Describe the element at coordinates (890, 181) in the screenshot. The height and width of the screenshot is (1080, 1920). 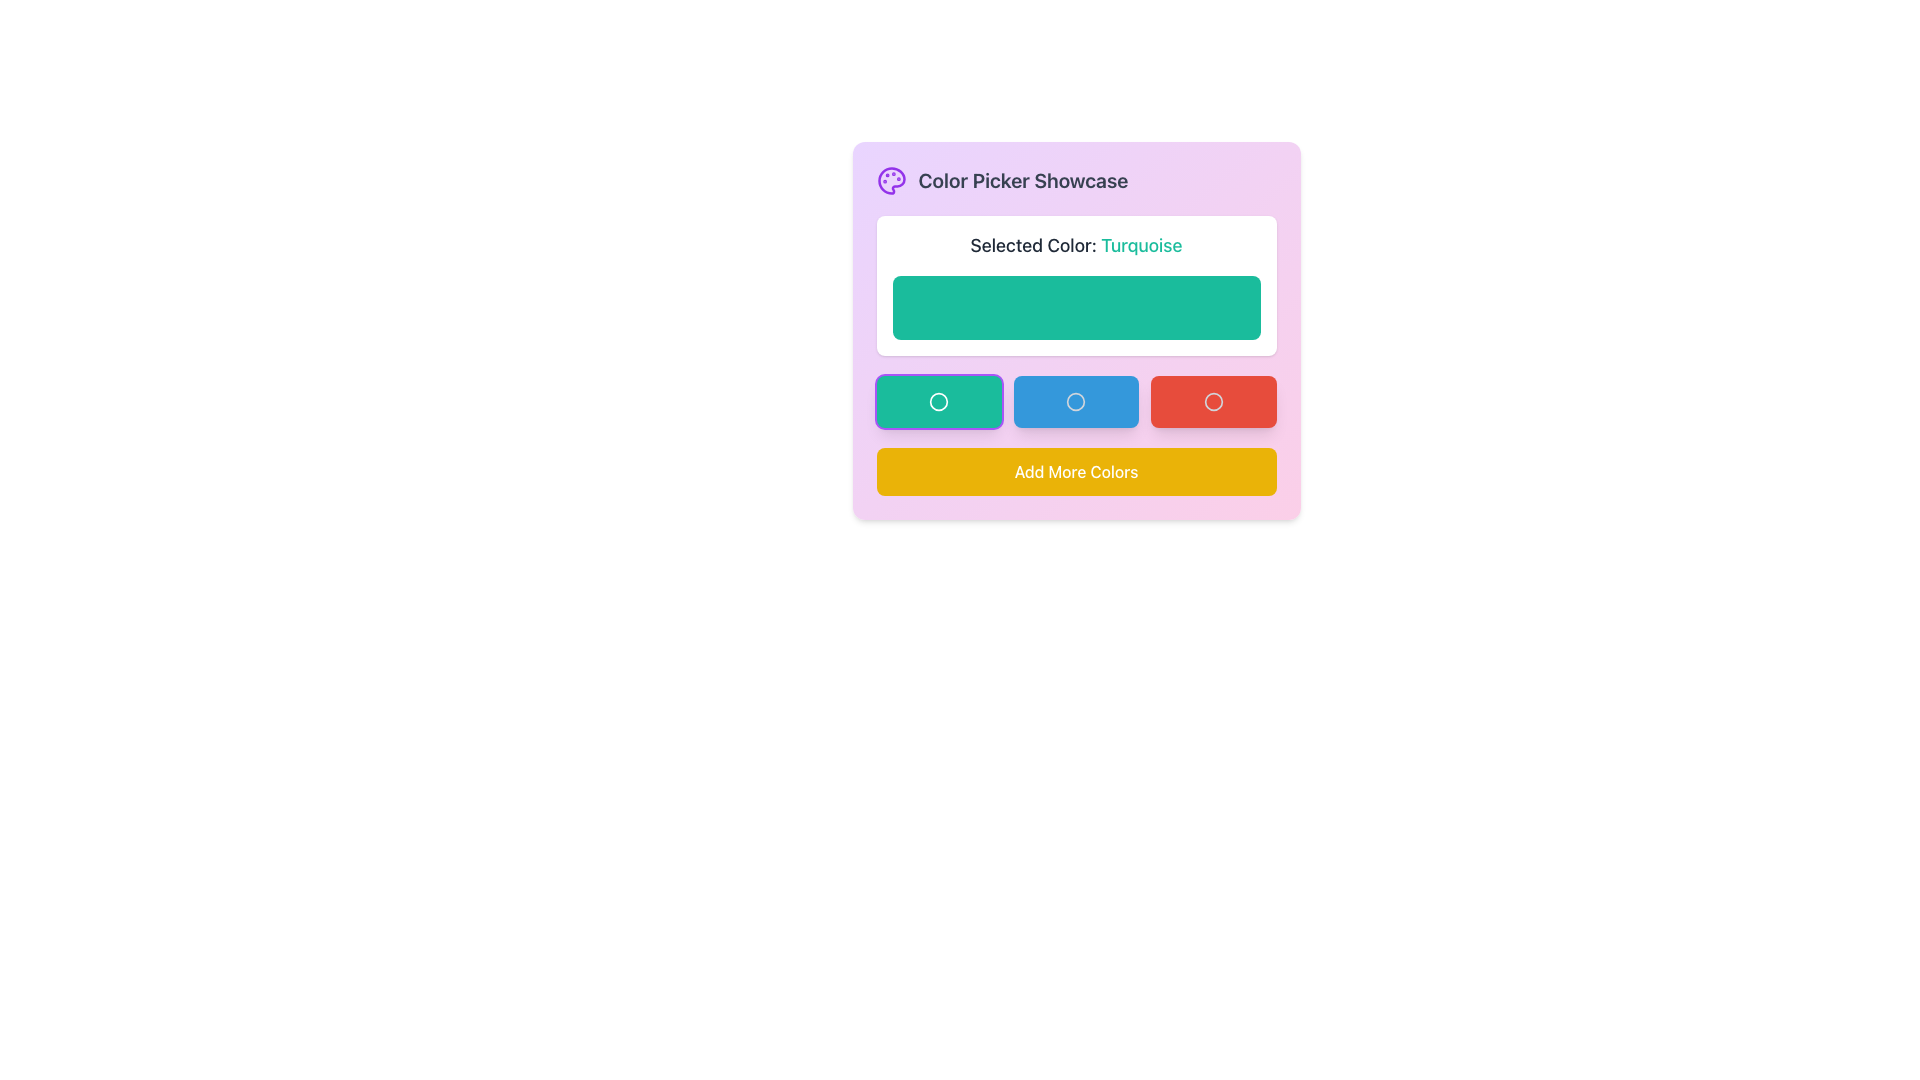
I see `the painter's palette icon, which is purple and located to the left of the 'Color Picker Showcase' text at the top of the widget` at that location.